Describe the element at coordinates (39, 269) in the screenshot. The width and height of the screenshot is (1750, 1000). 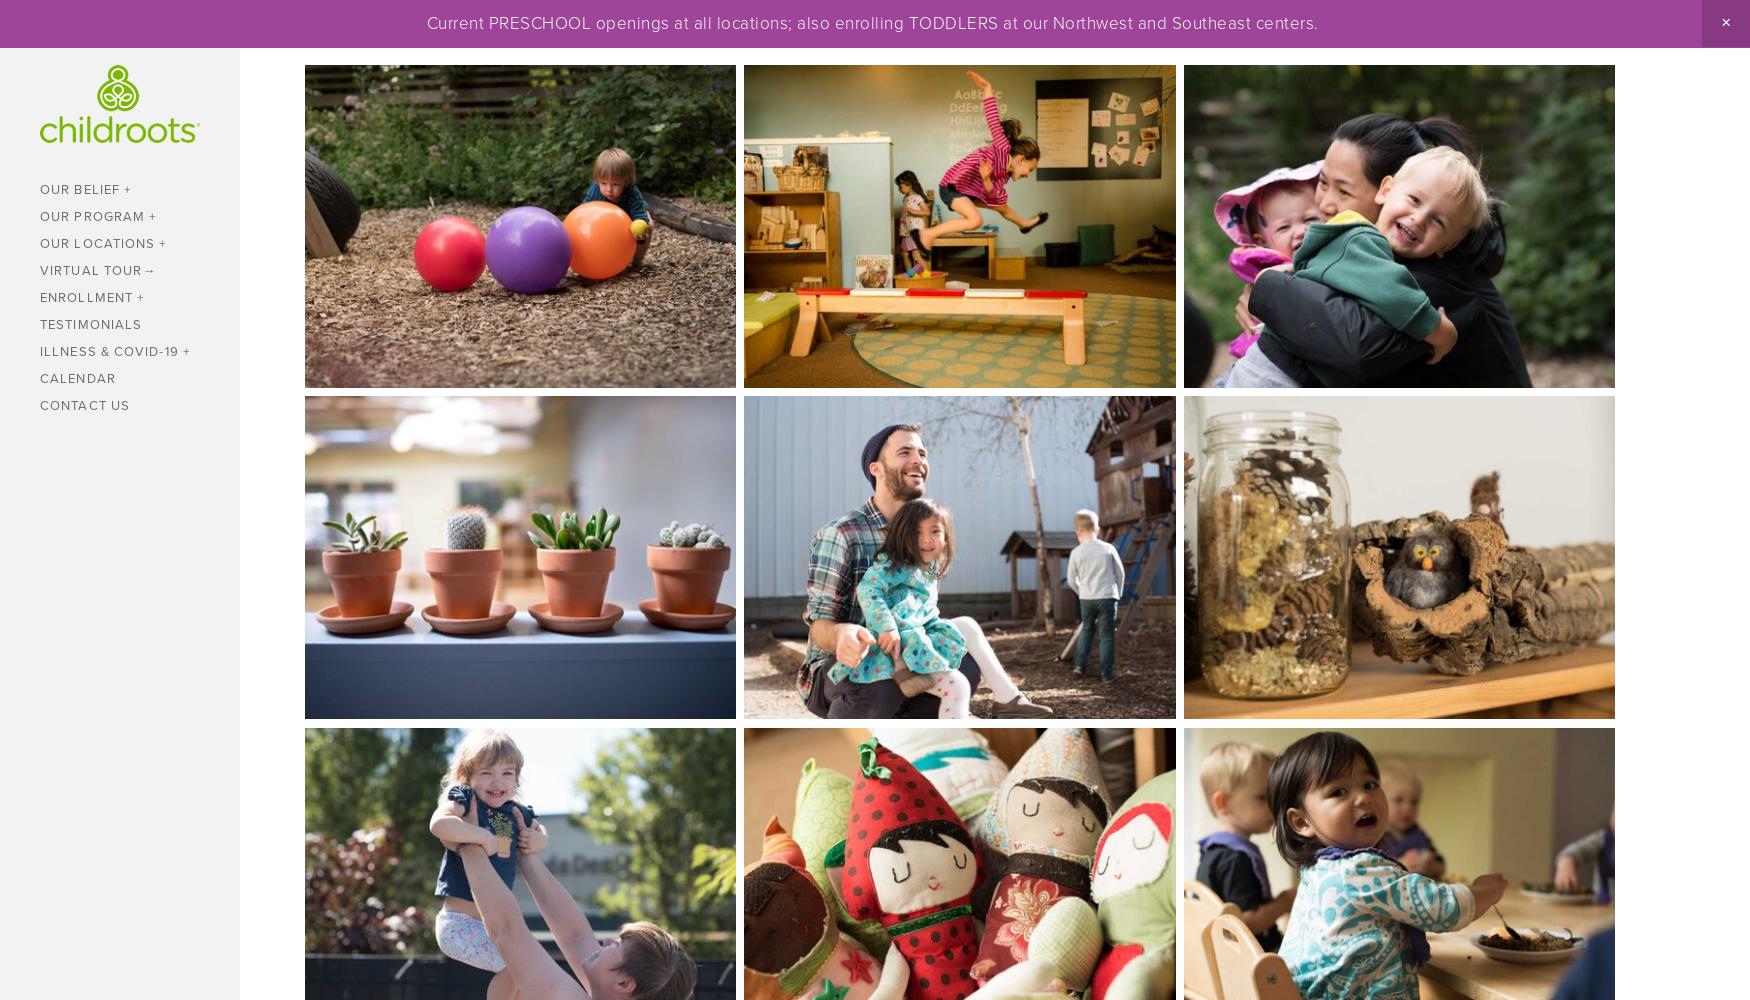
I see `'Virtual Tour'` at that location.